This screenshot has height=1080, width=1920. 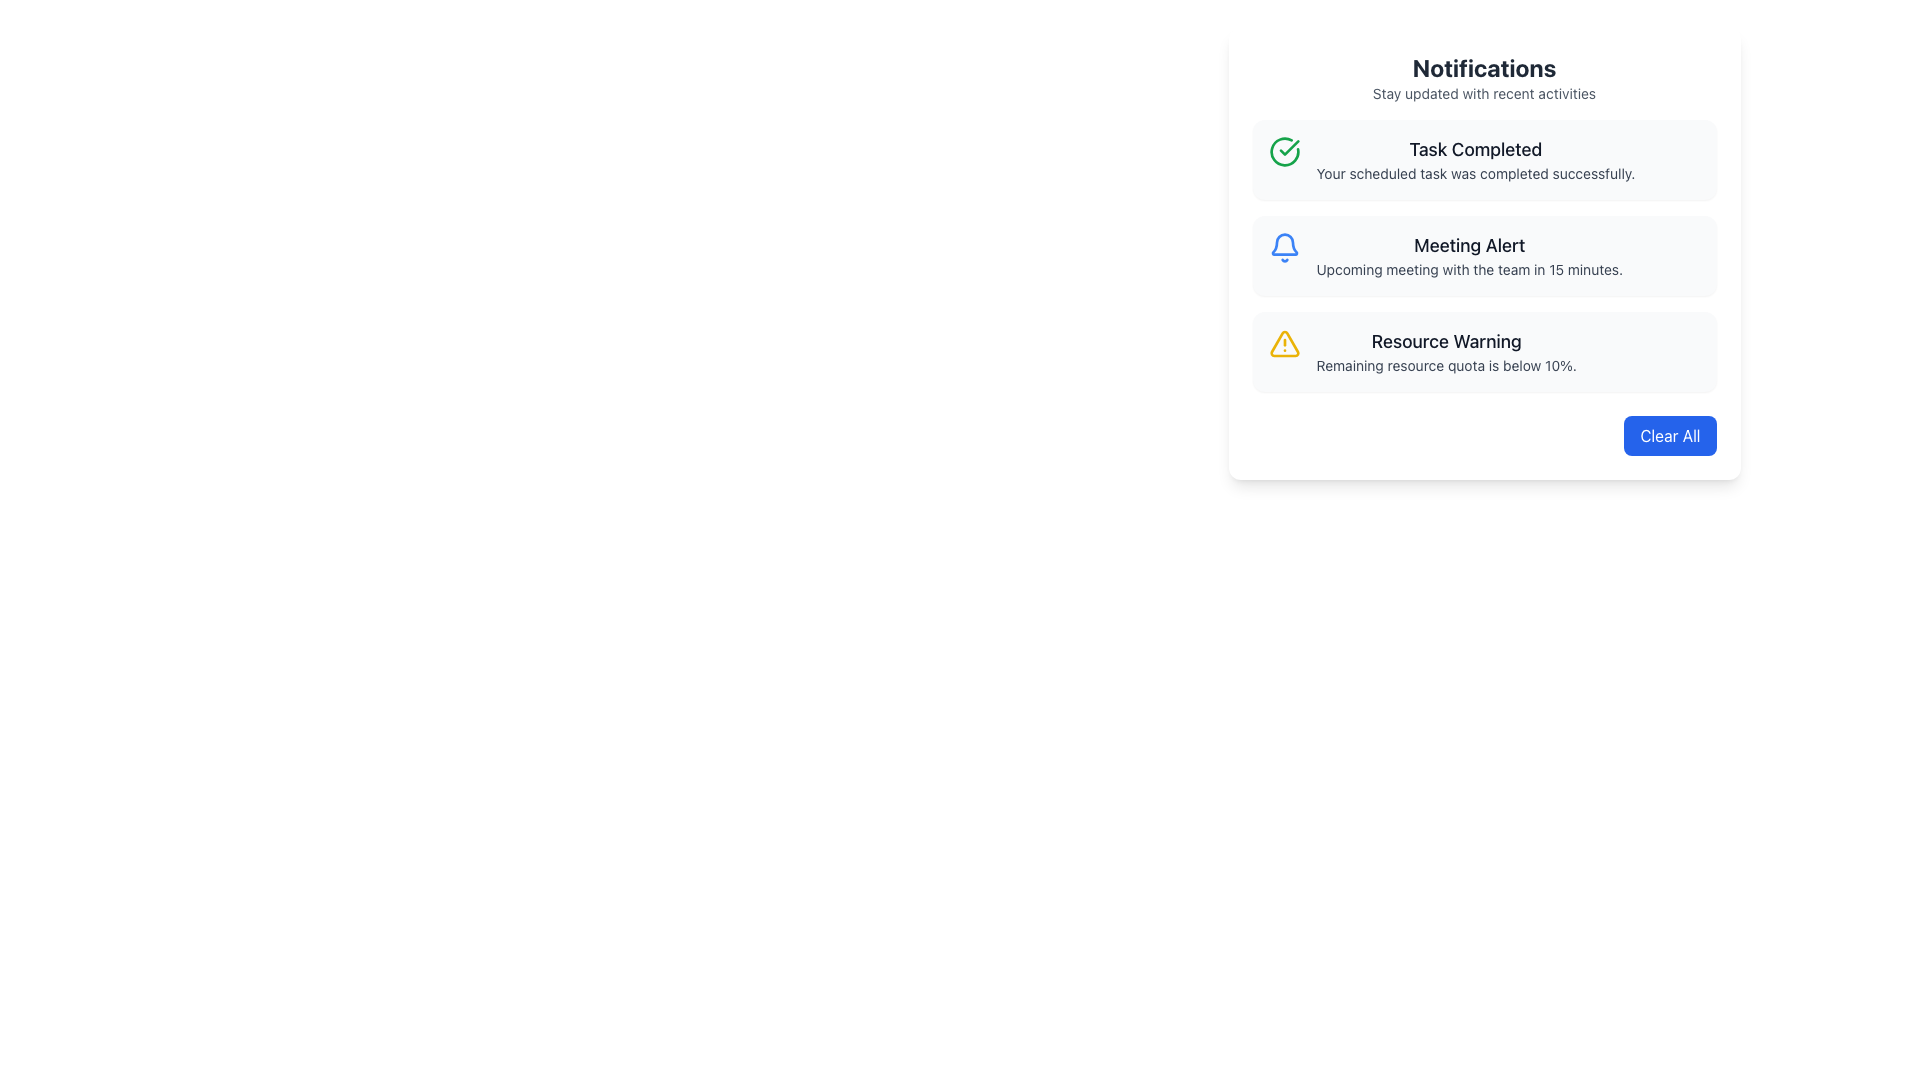 I want to click on the 'Task Completed' notification header that displays a success message in a notification card, so click(x=1475, y=158).